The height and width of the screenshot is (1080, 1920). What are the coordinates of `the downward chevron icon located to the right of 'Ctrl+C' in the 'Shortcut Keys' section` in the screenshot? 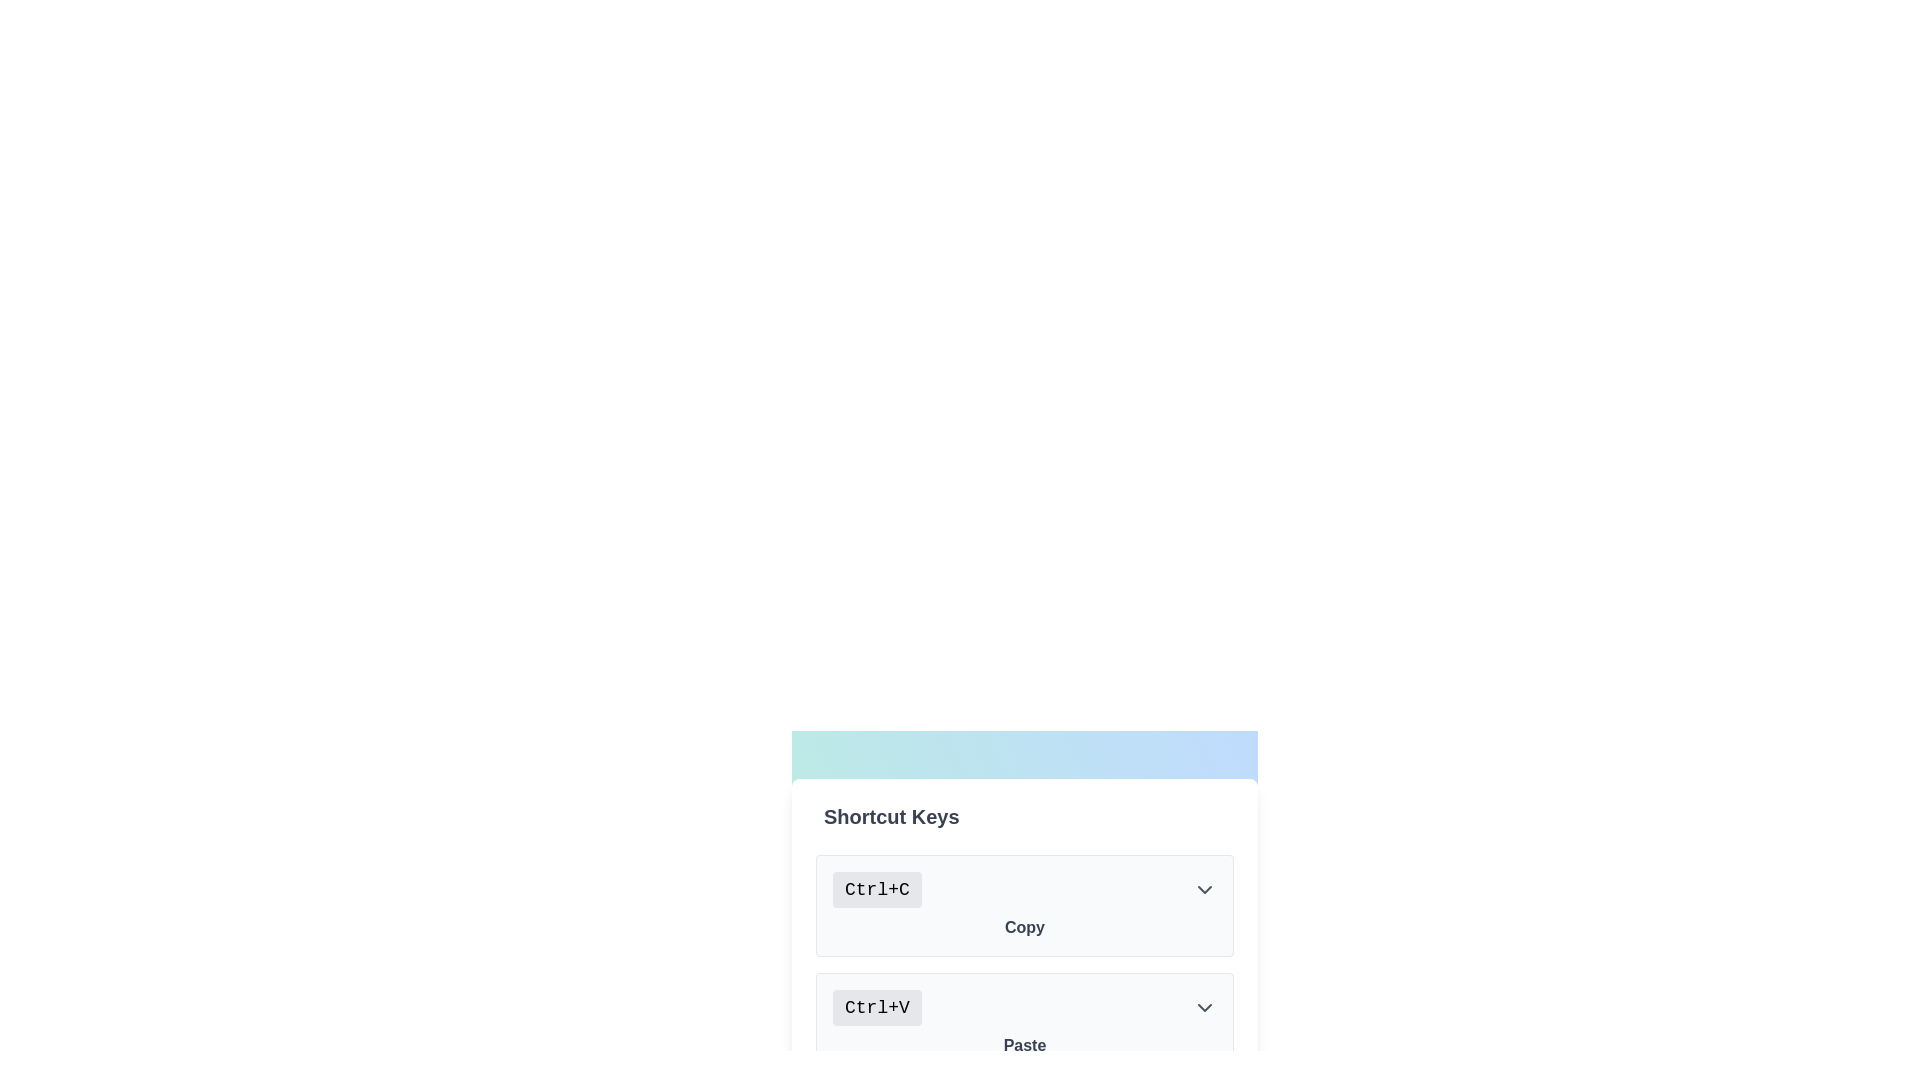 It's located at (1203, 889).